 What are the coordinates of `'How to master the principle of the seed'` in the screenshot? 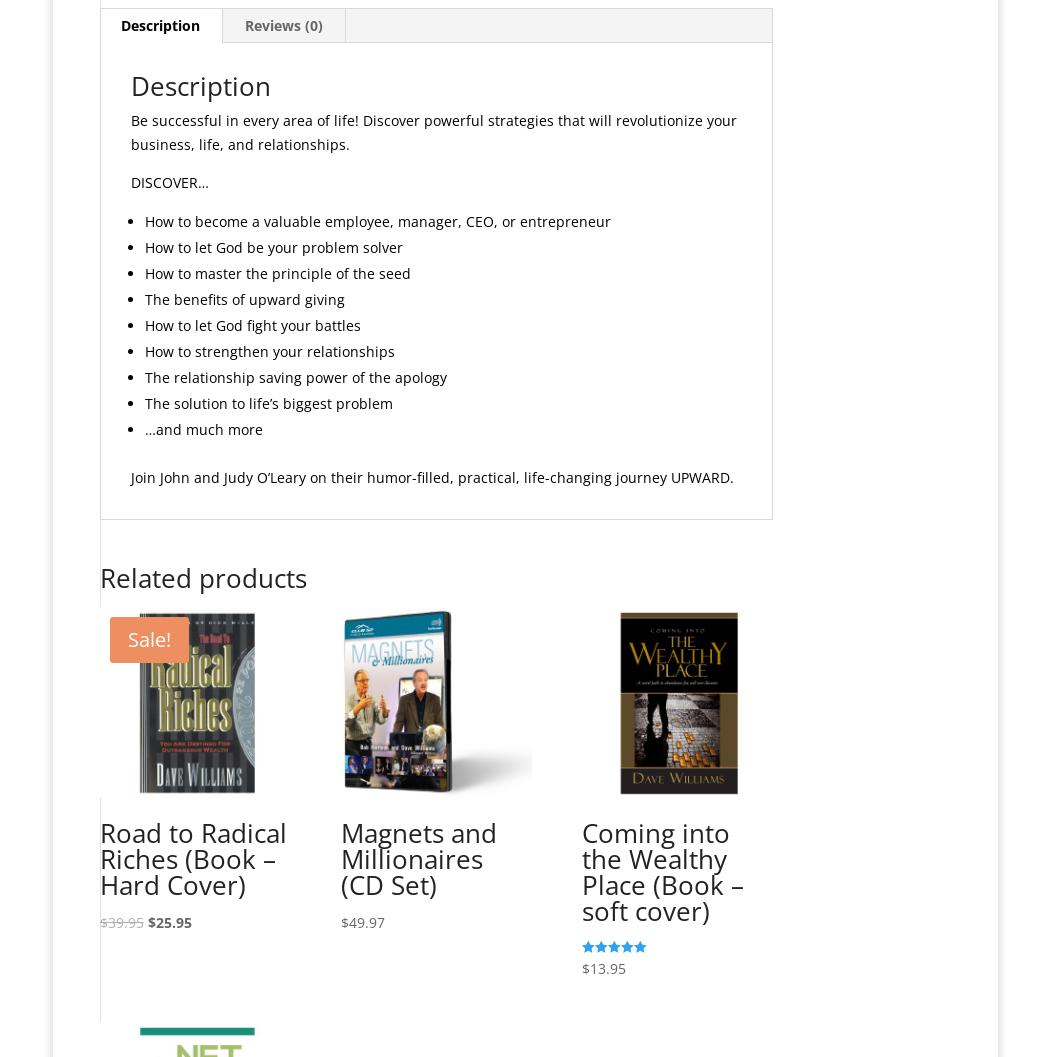 It's located at (275, 271).